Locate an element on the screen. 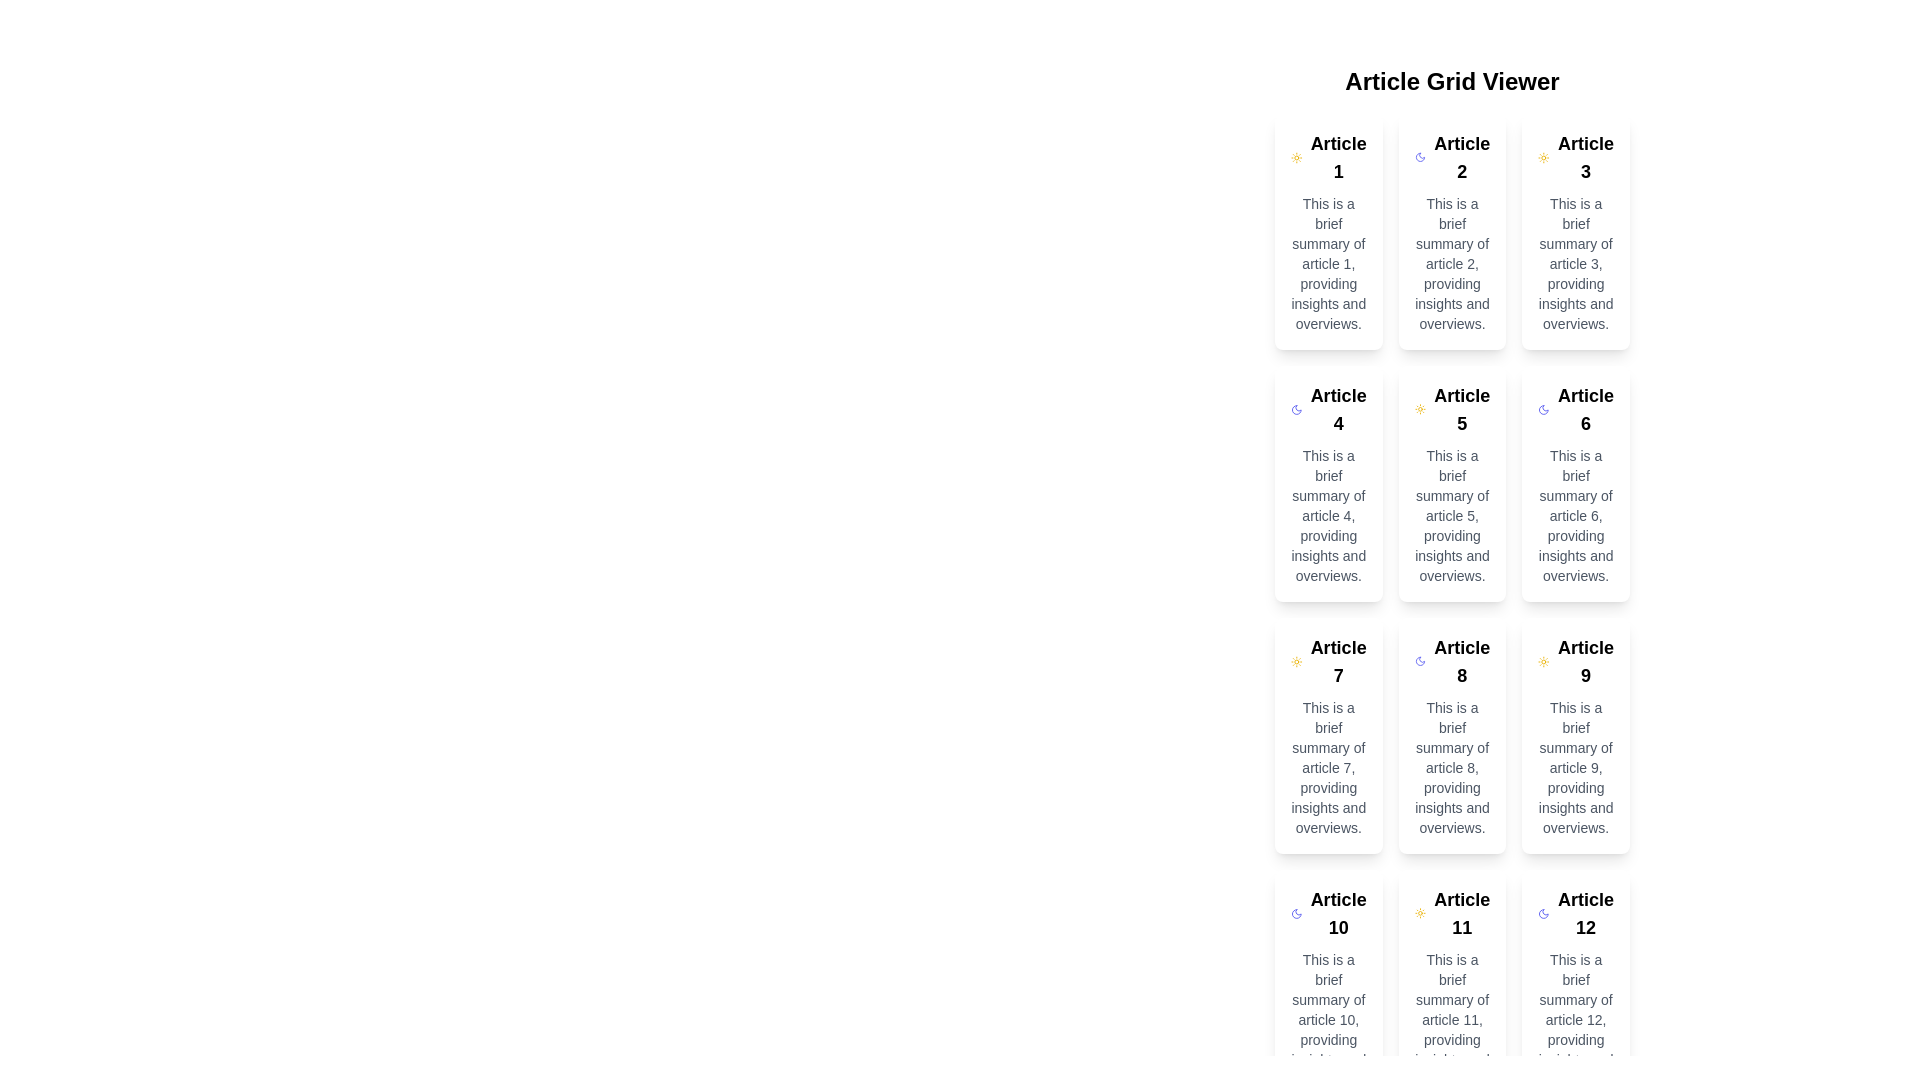 The image size is (1920, 1080). the text label displaying 'Article 2', which is part of the 'Article Grid Viewer' layout and is visually distinguished as a heading is located at coordinates (1462, 157).